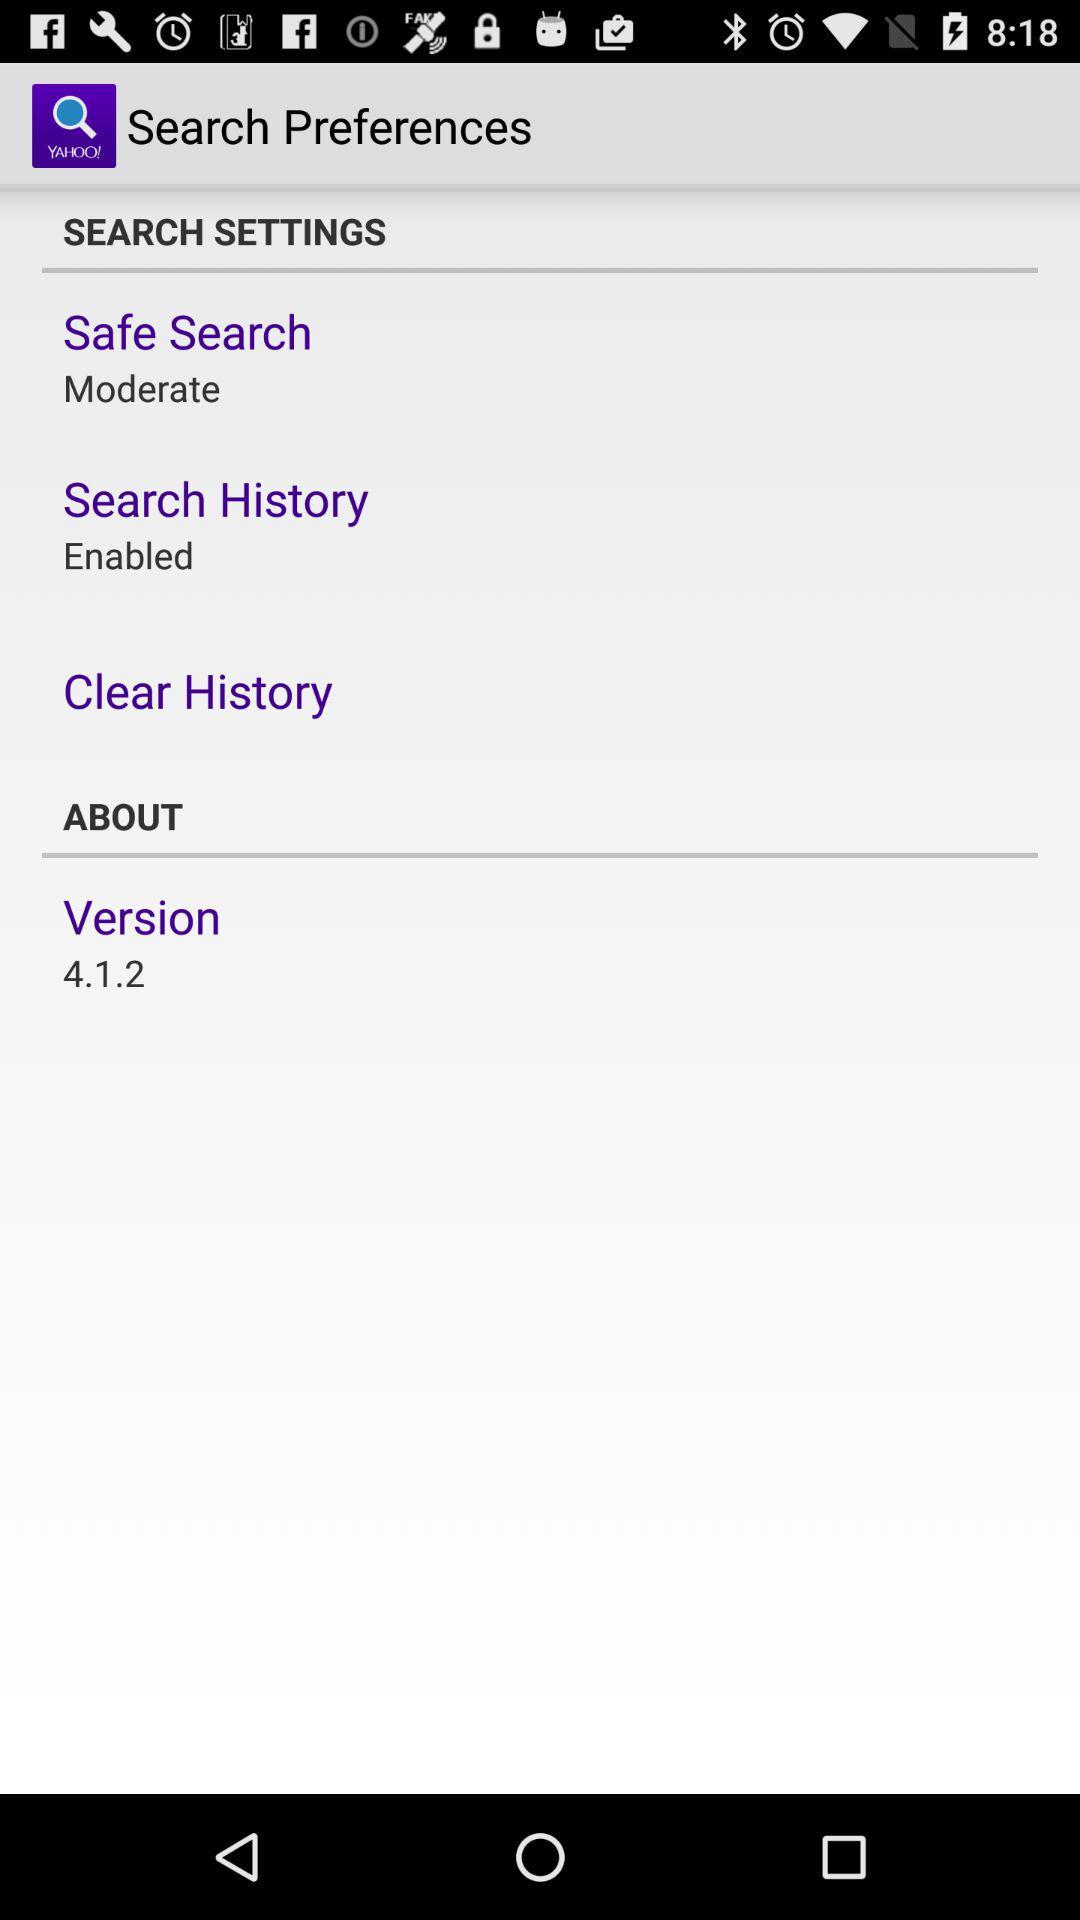  What do you see at coordinates (141, 915) in the screenshot?
I see `version item` at bounding box center [141, 915].